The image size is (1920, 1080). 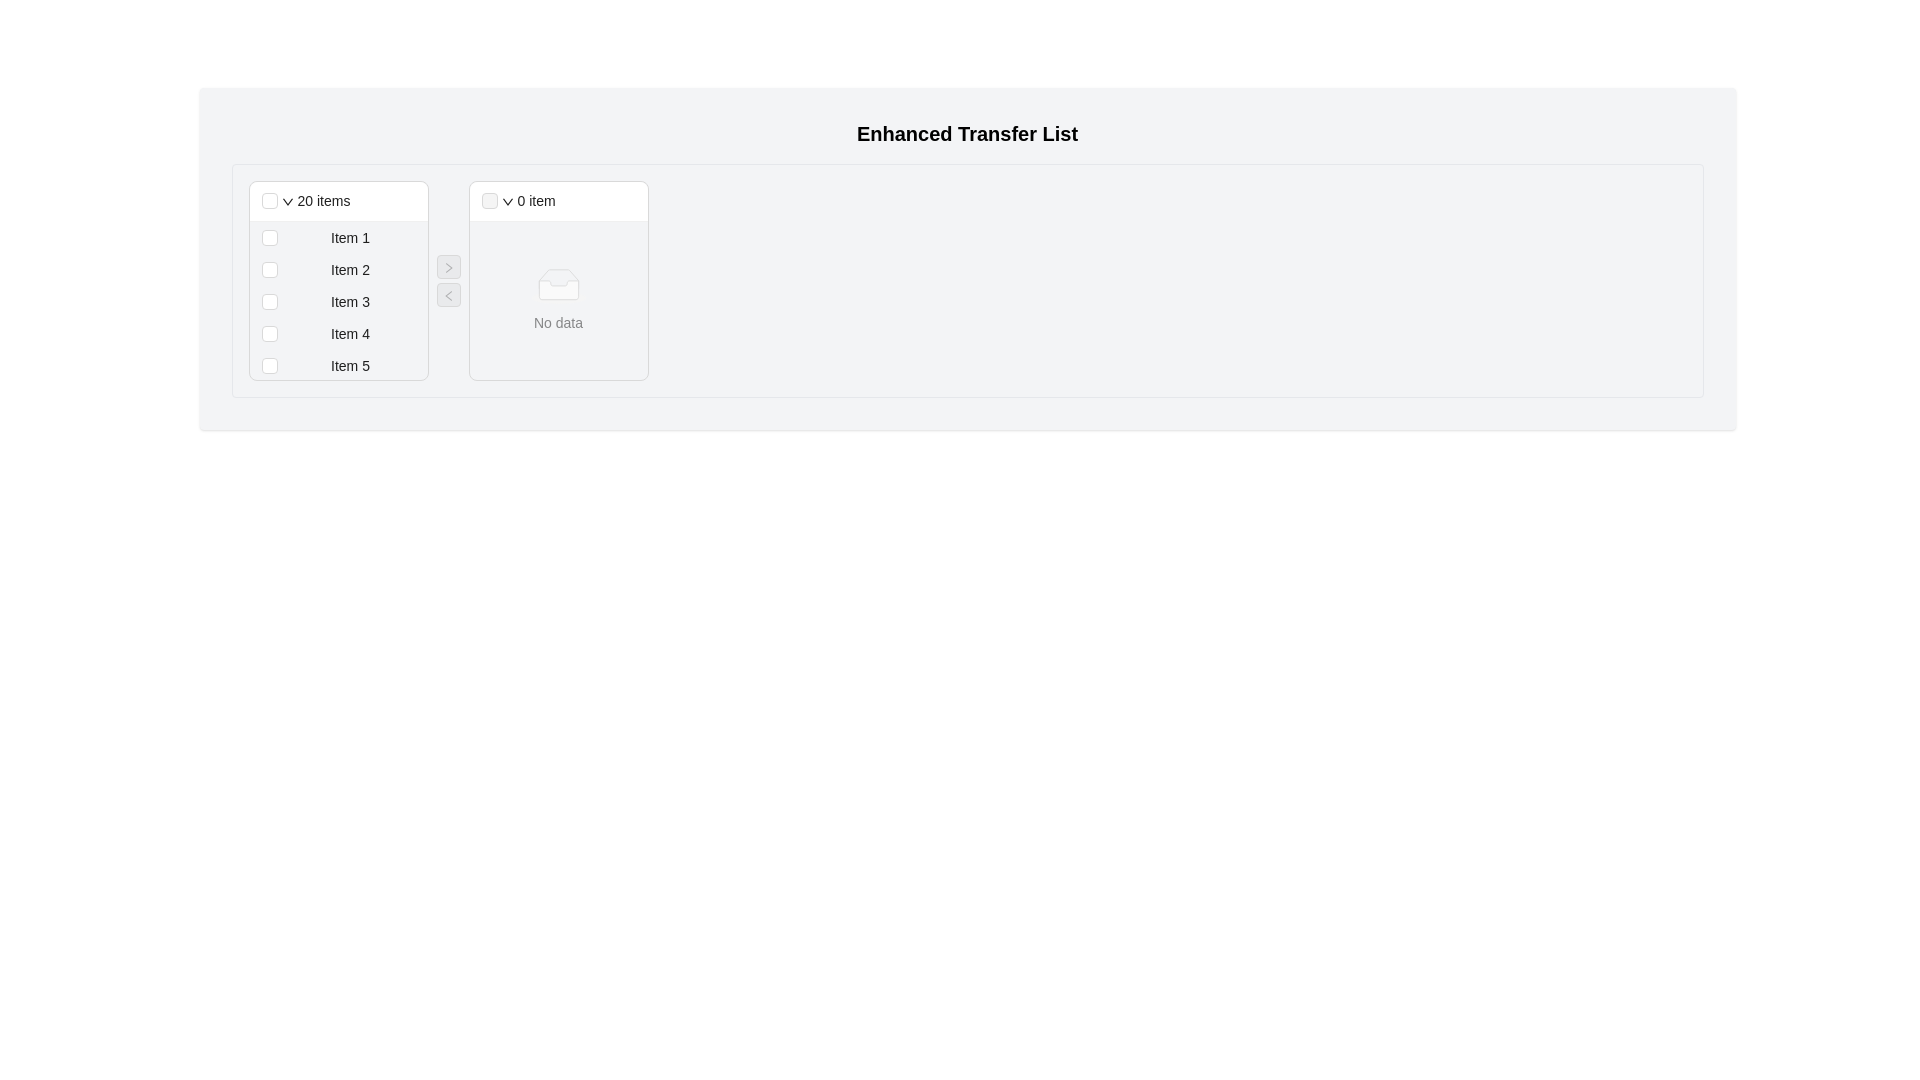 What do you see at coordinates (507, 202) in the screenshot?
I see `the downward-pointing arrow icon of the Dropdown trigger located in the right transfer list header` at bounding box center [507, 202].